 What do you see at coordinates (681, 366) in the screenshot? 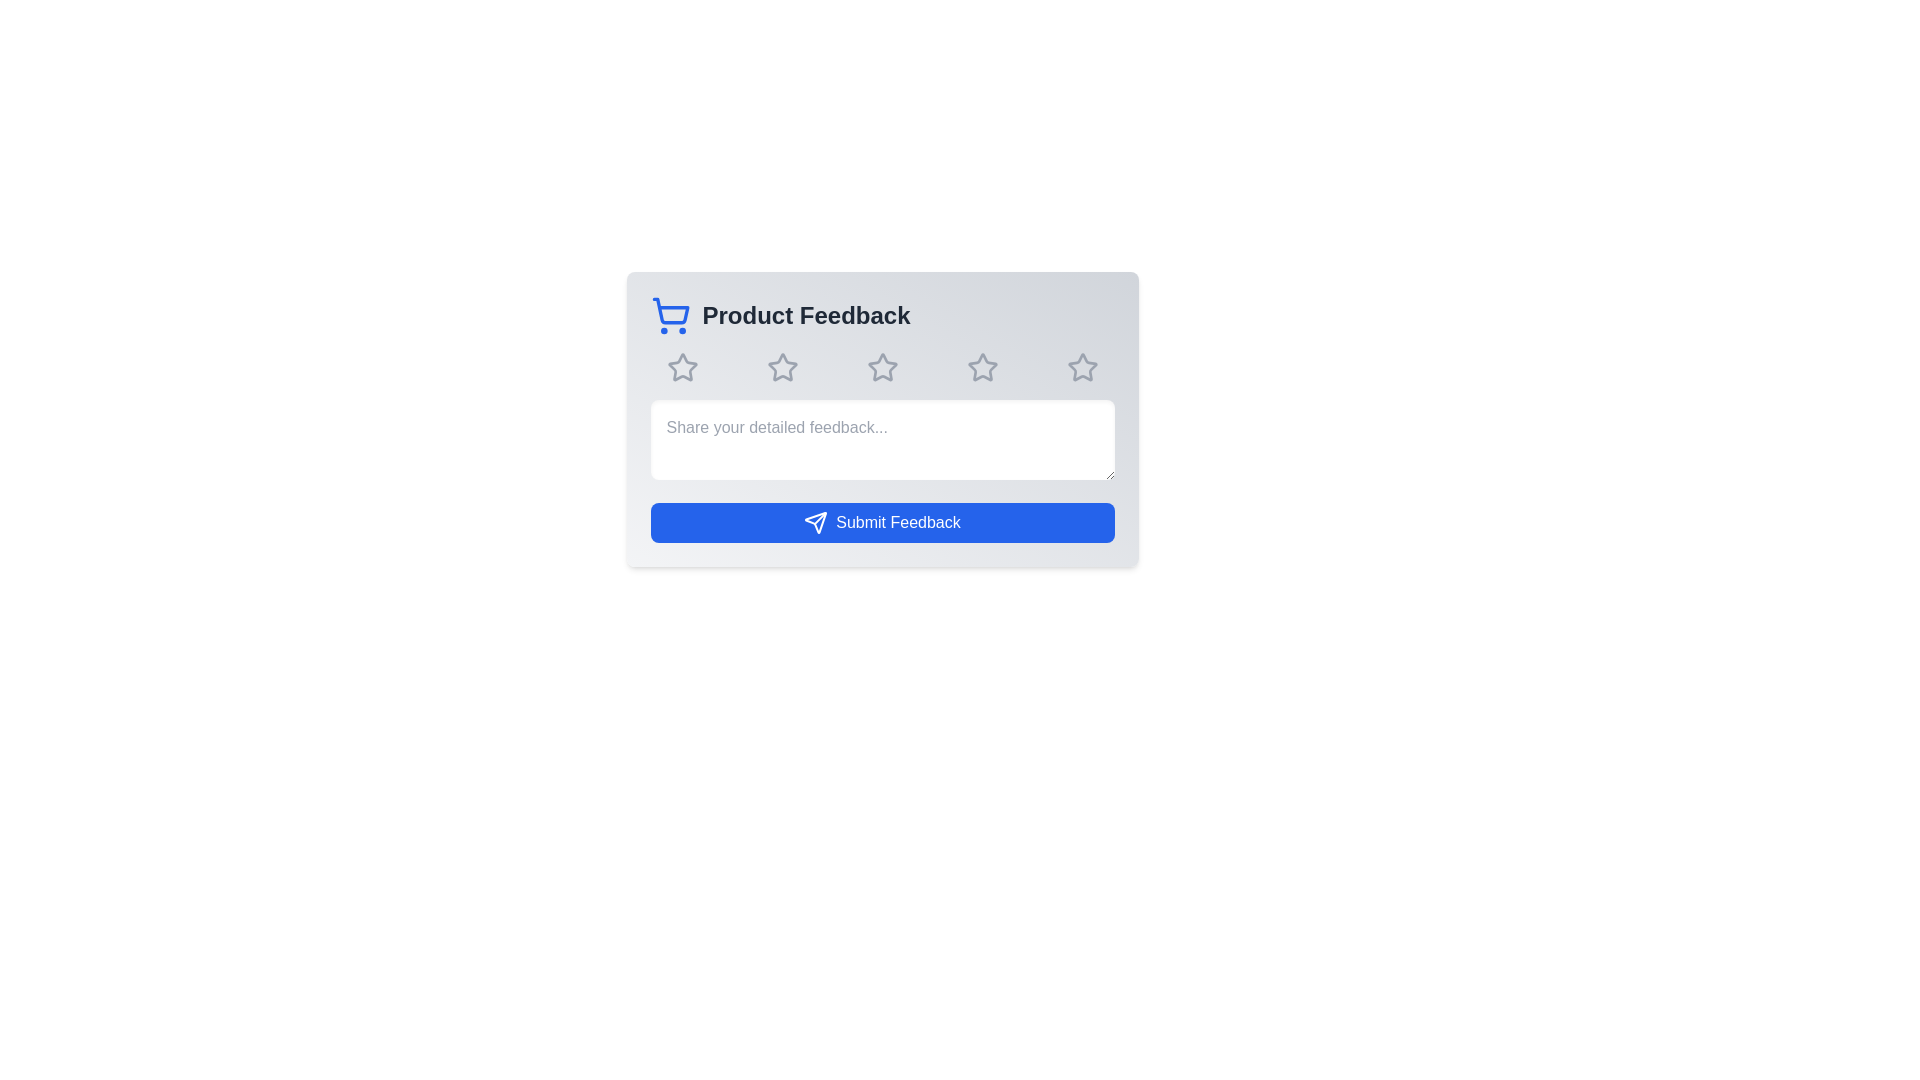
I see `the first star-shaped rating icon, which has a hollow center and is gray, to set the rating for the product feedback` at bounding box center [681, 366].